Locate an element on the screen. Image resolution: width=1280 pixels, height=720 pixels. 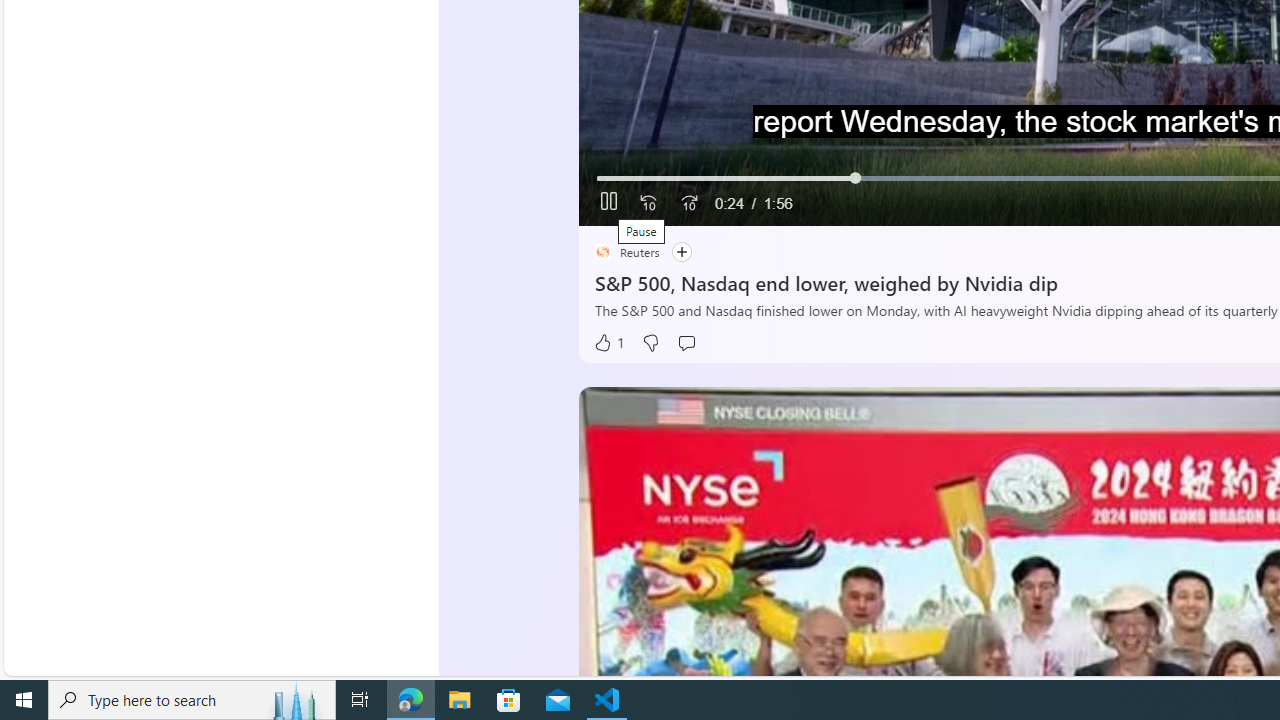
'Seek Back' is located at coordinates (648, 203).